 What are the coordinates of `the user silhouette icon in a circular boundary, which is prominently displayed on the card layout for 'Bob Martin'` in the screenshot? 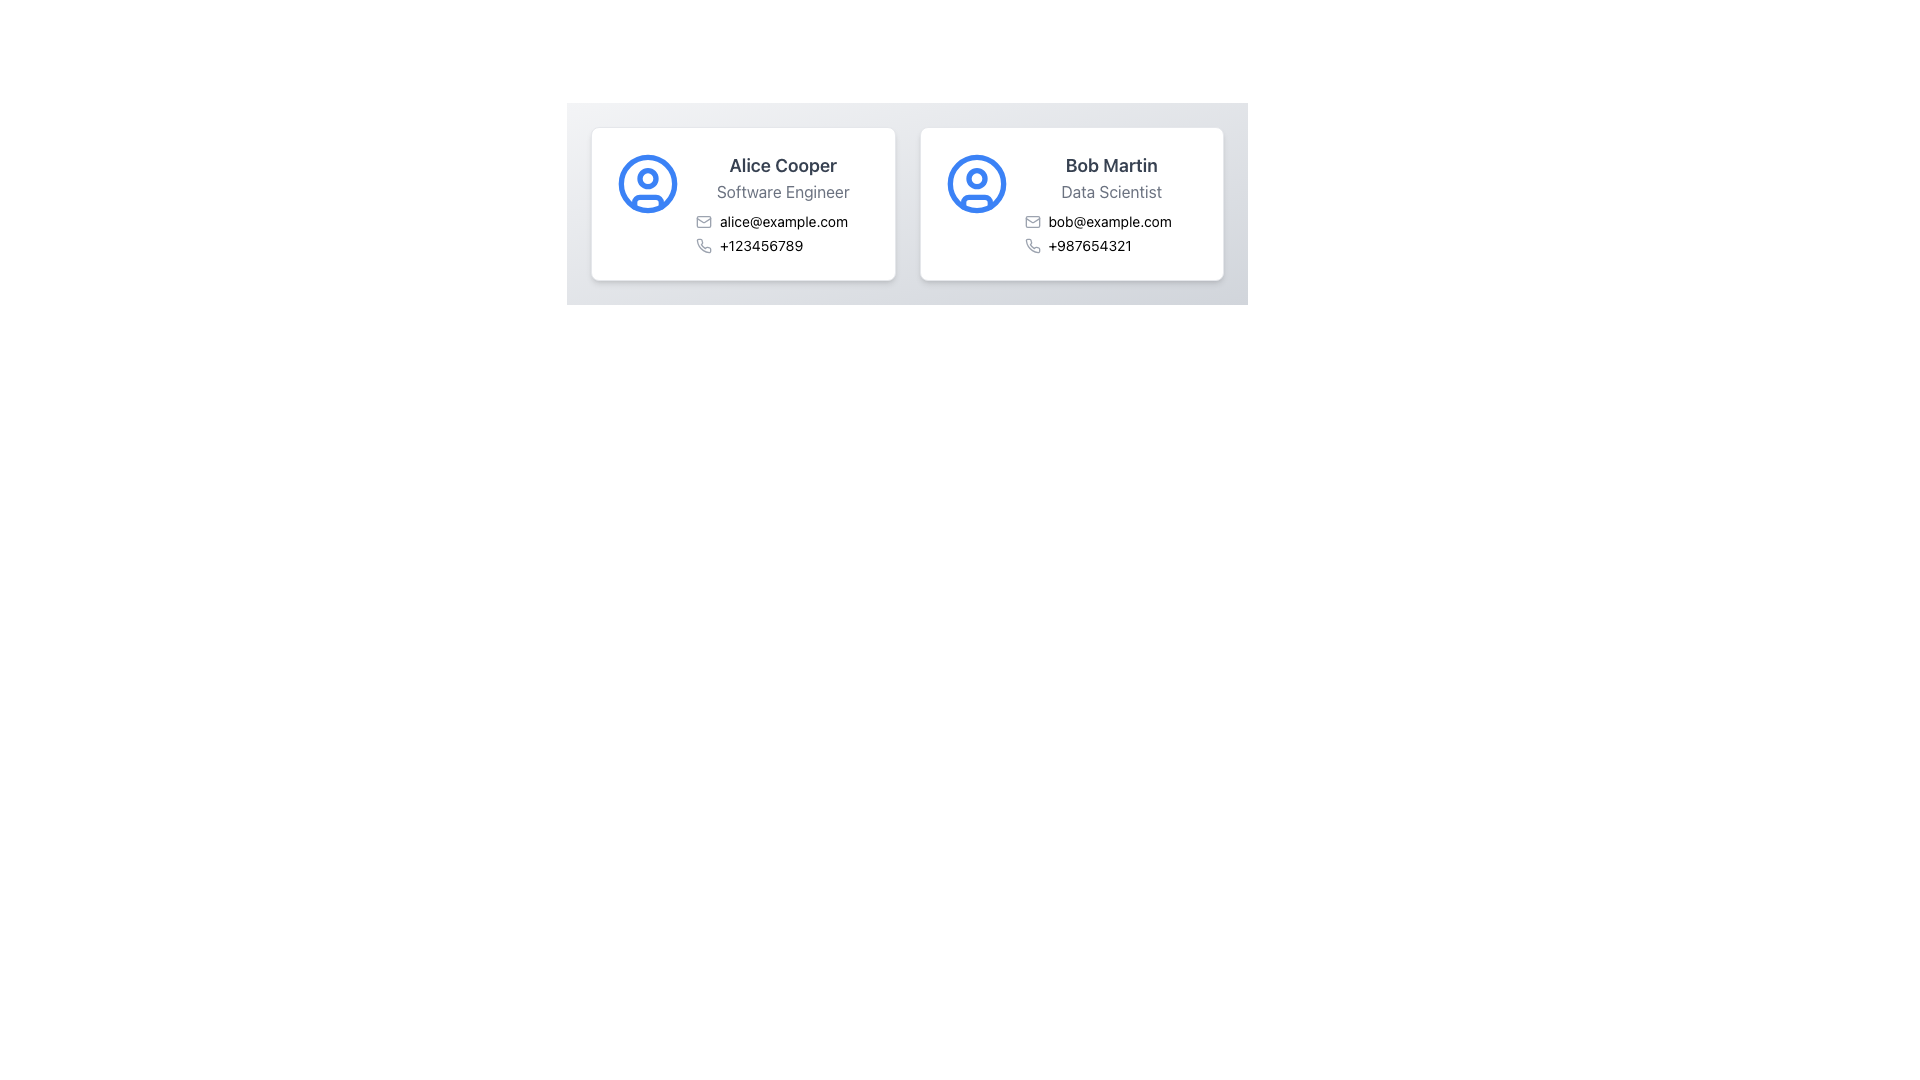 It's located at (976, 184).